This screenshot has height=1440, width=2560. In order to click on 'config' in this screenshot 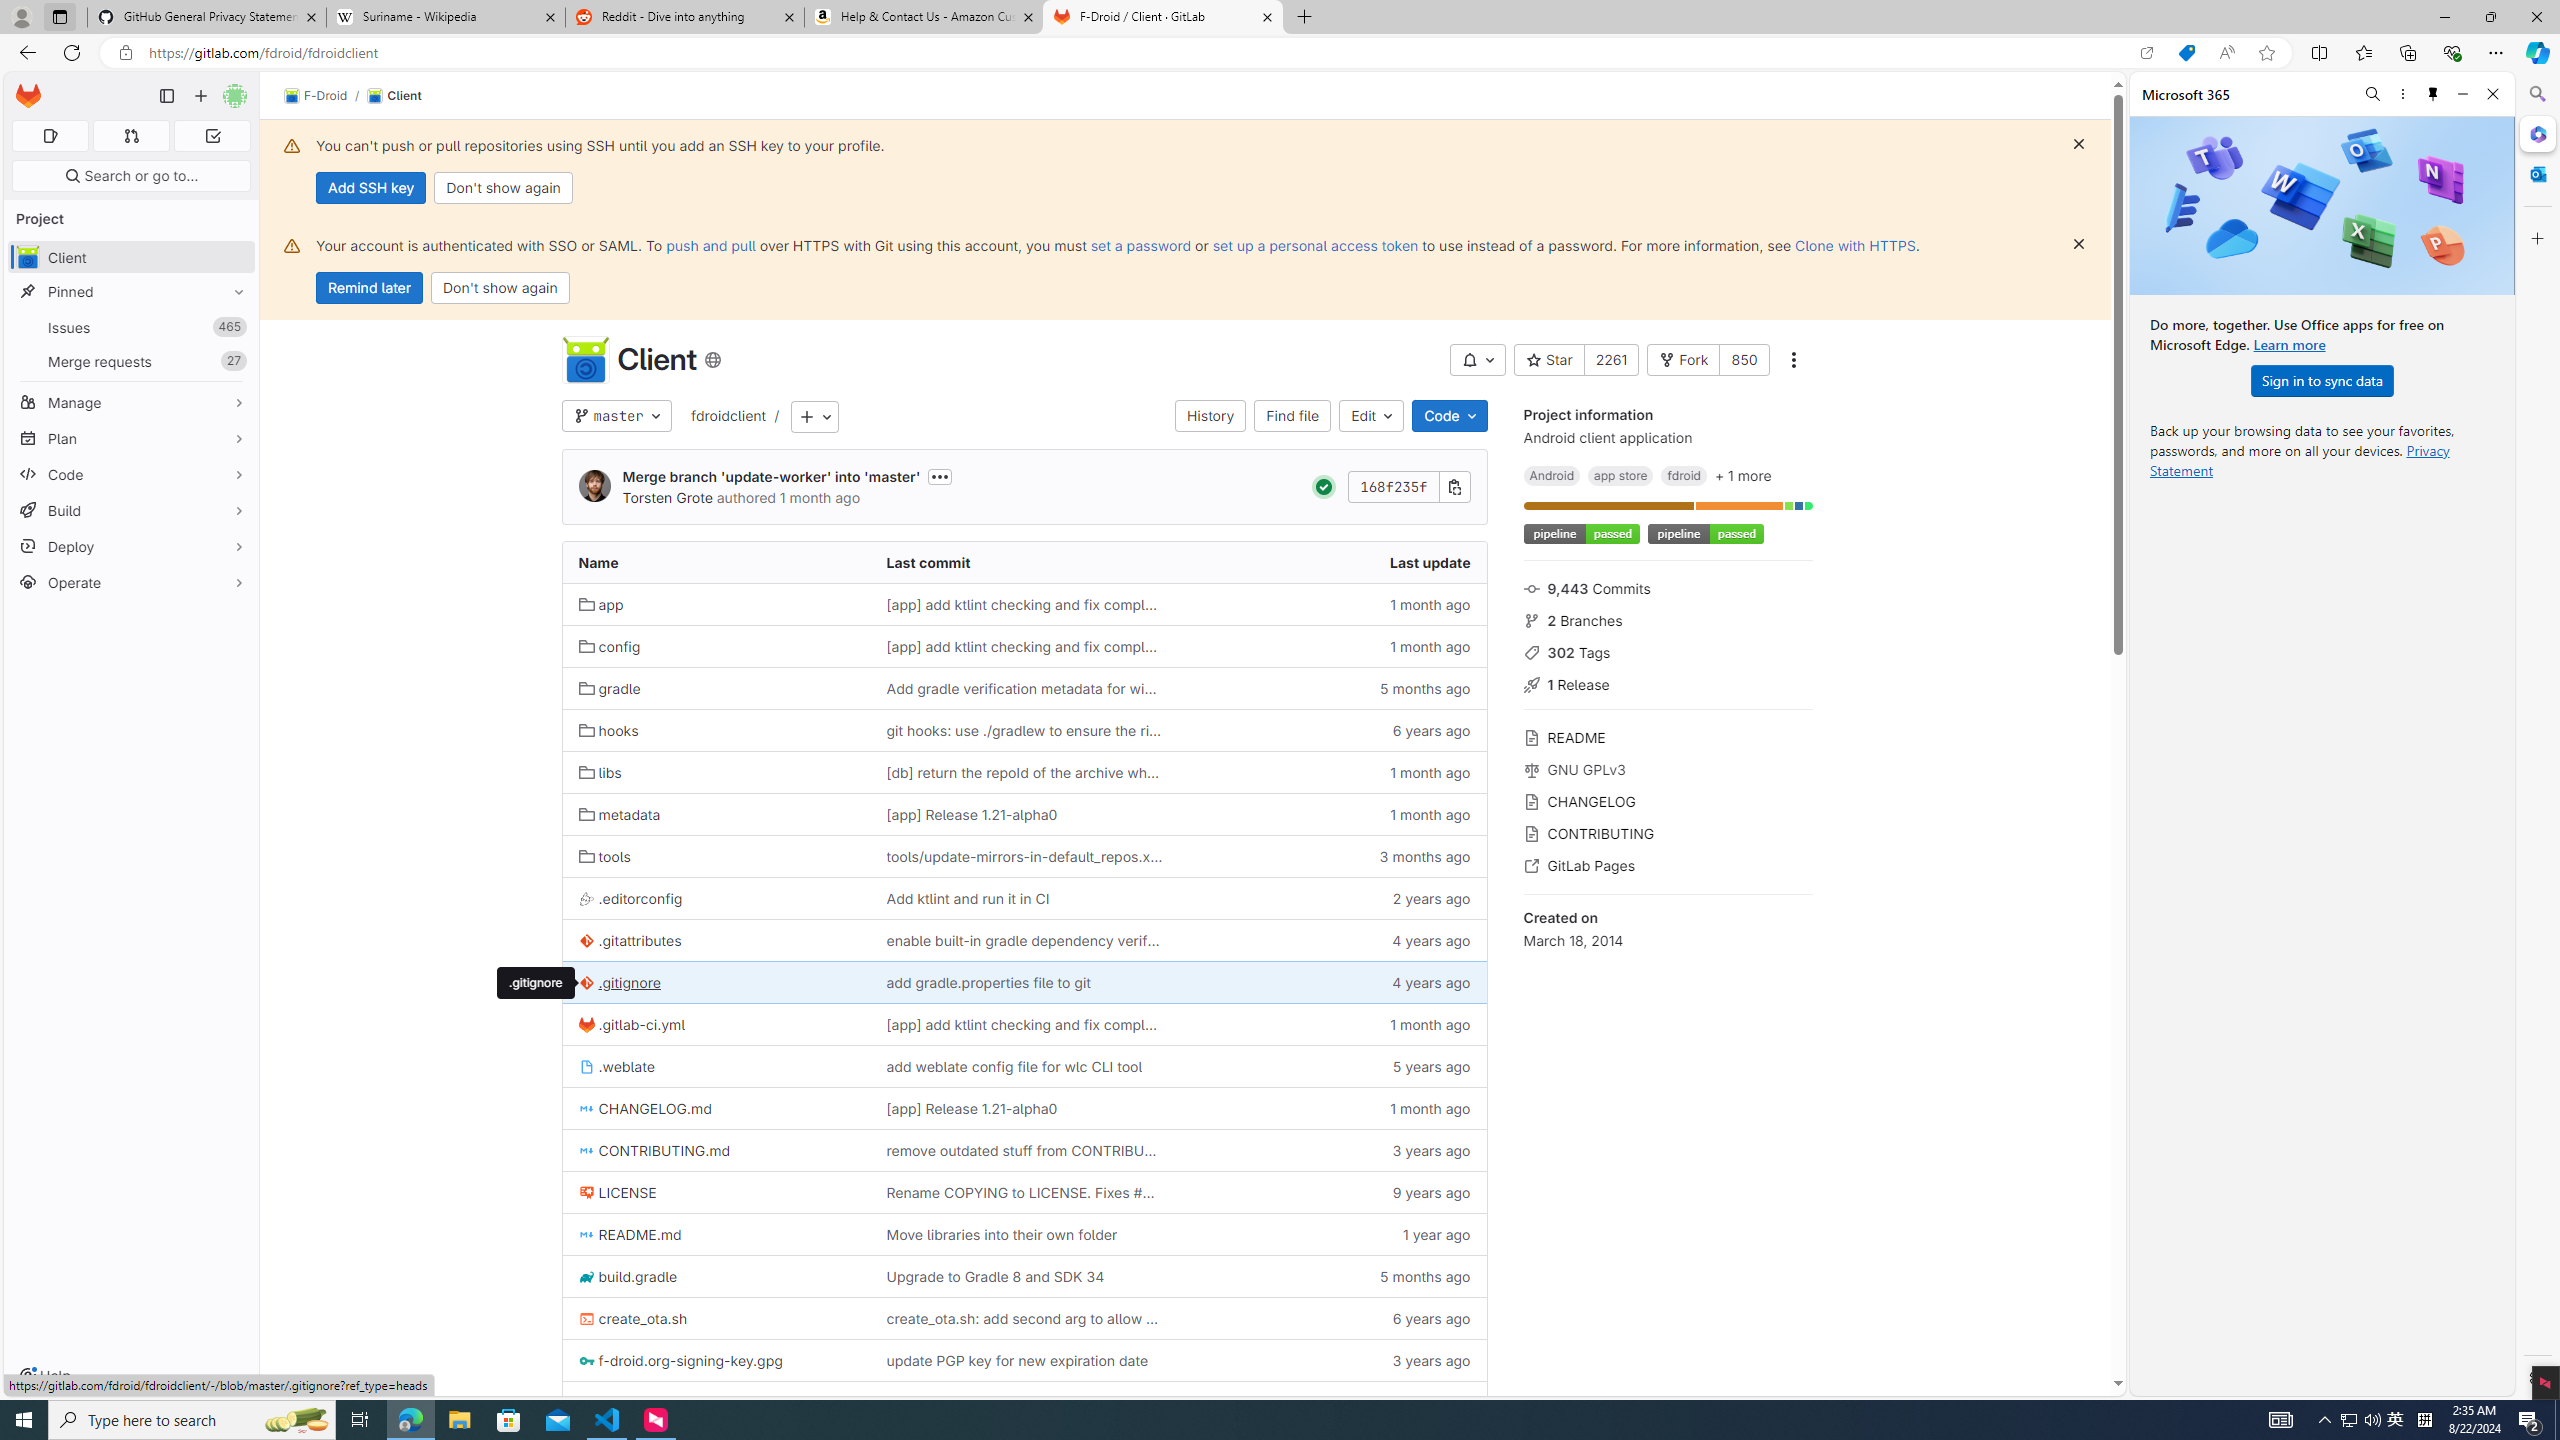, I will do `click(608, 647)`.